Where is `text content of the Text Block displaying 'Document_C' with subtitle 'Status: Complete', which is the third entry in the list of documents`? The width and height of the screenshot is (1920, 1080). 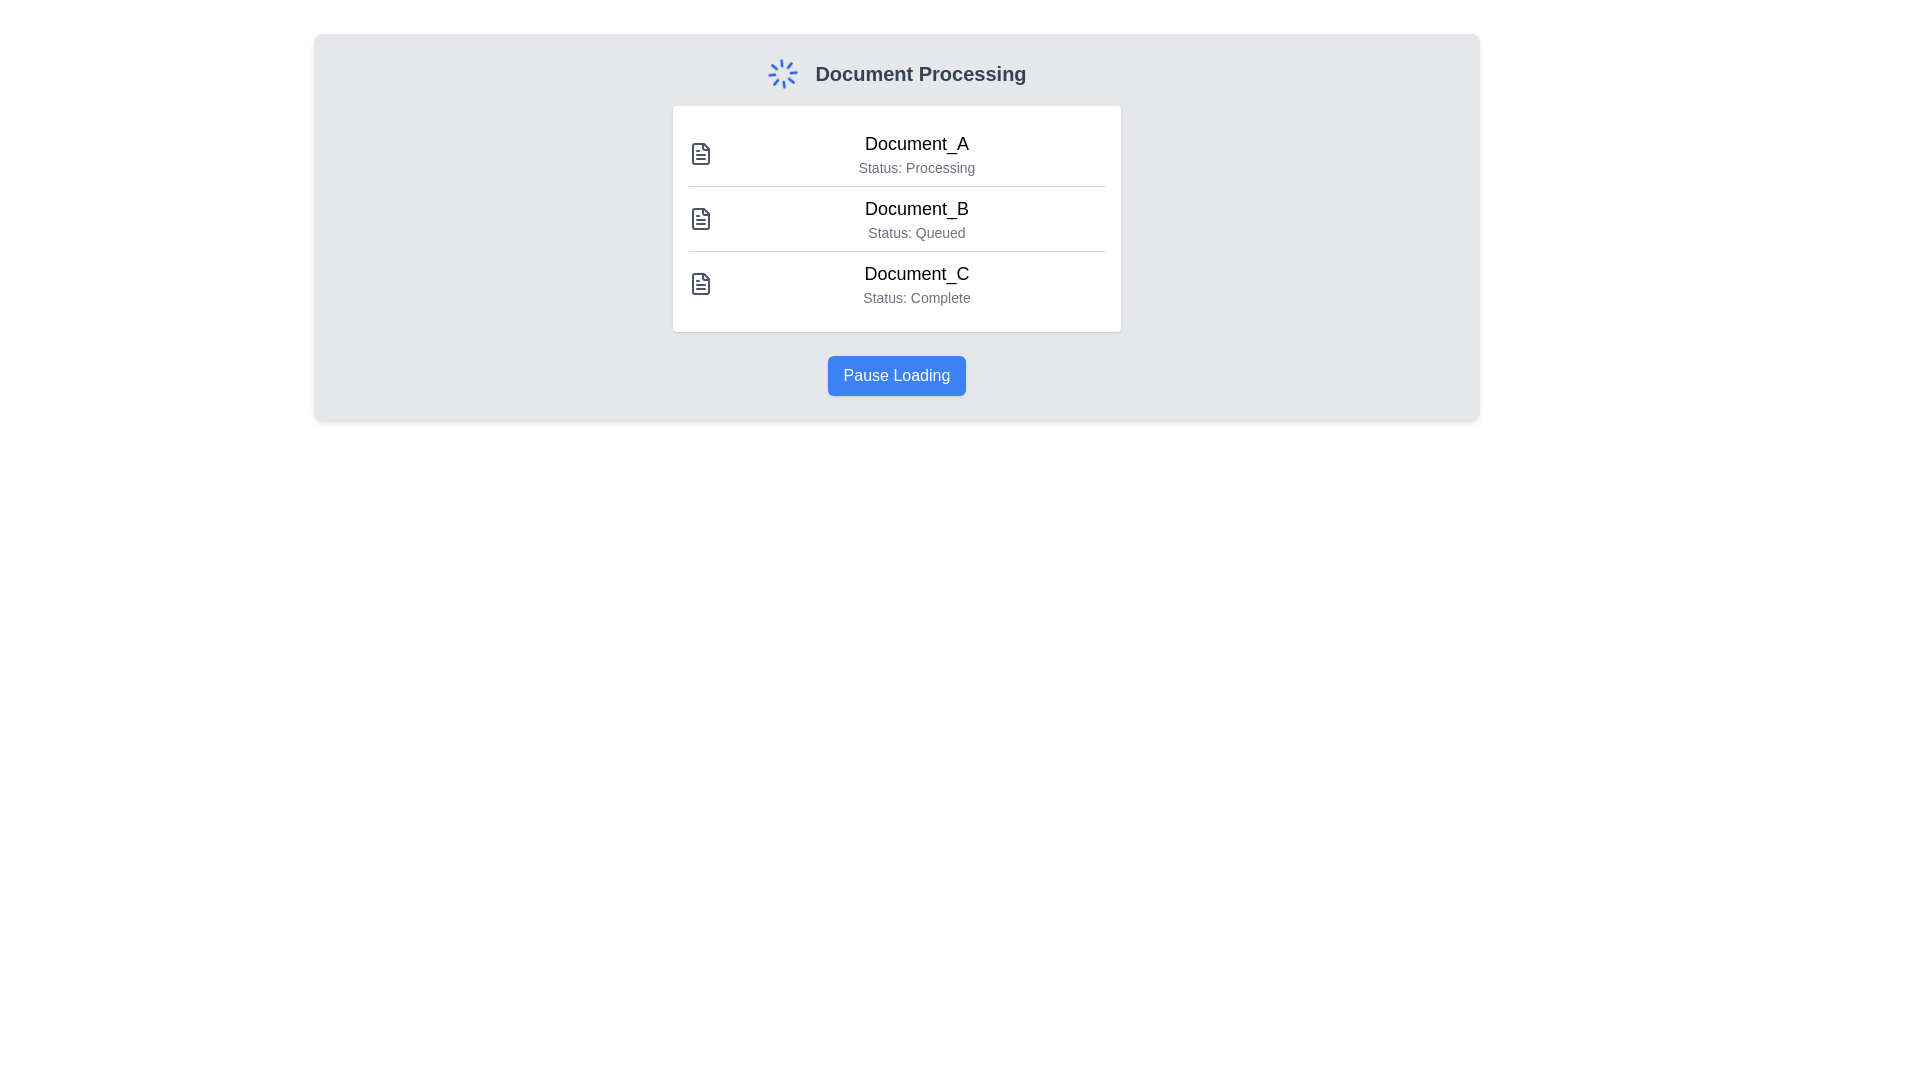 text content of the Text Block displaying 'Document_C' with subtitle 'Status: Complete', which is the third entry in the list of documents is located at coordinates (915, 284).